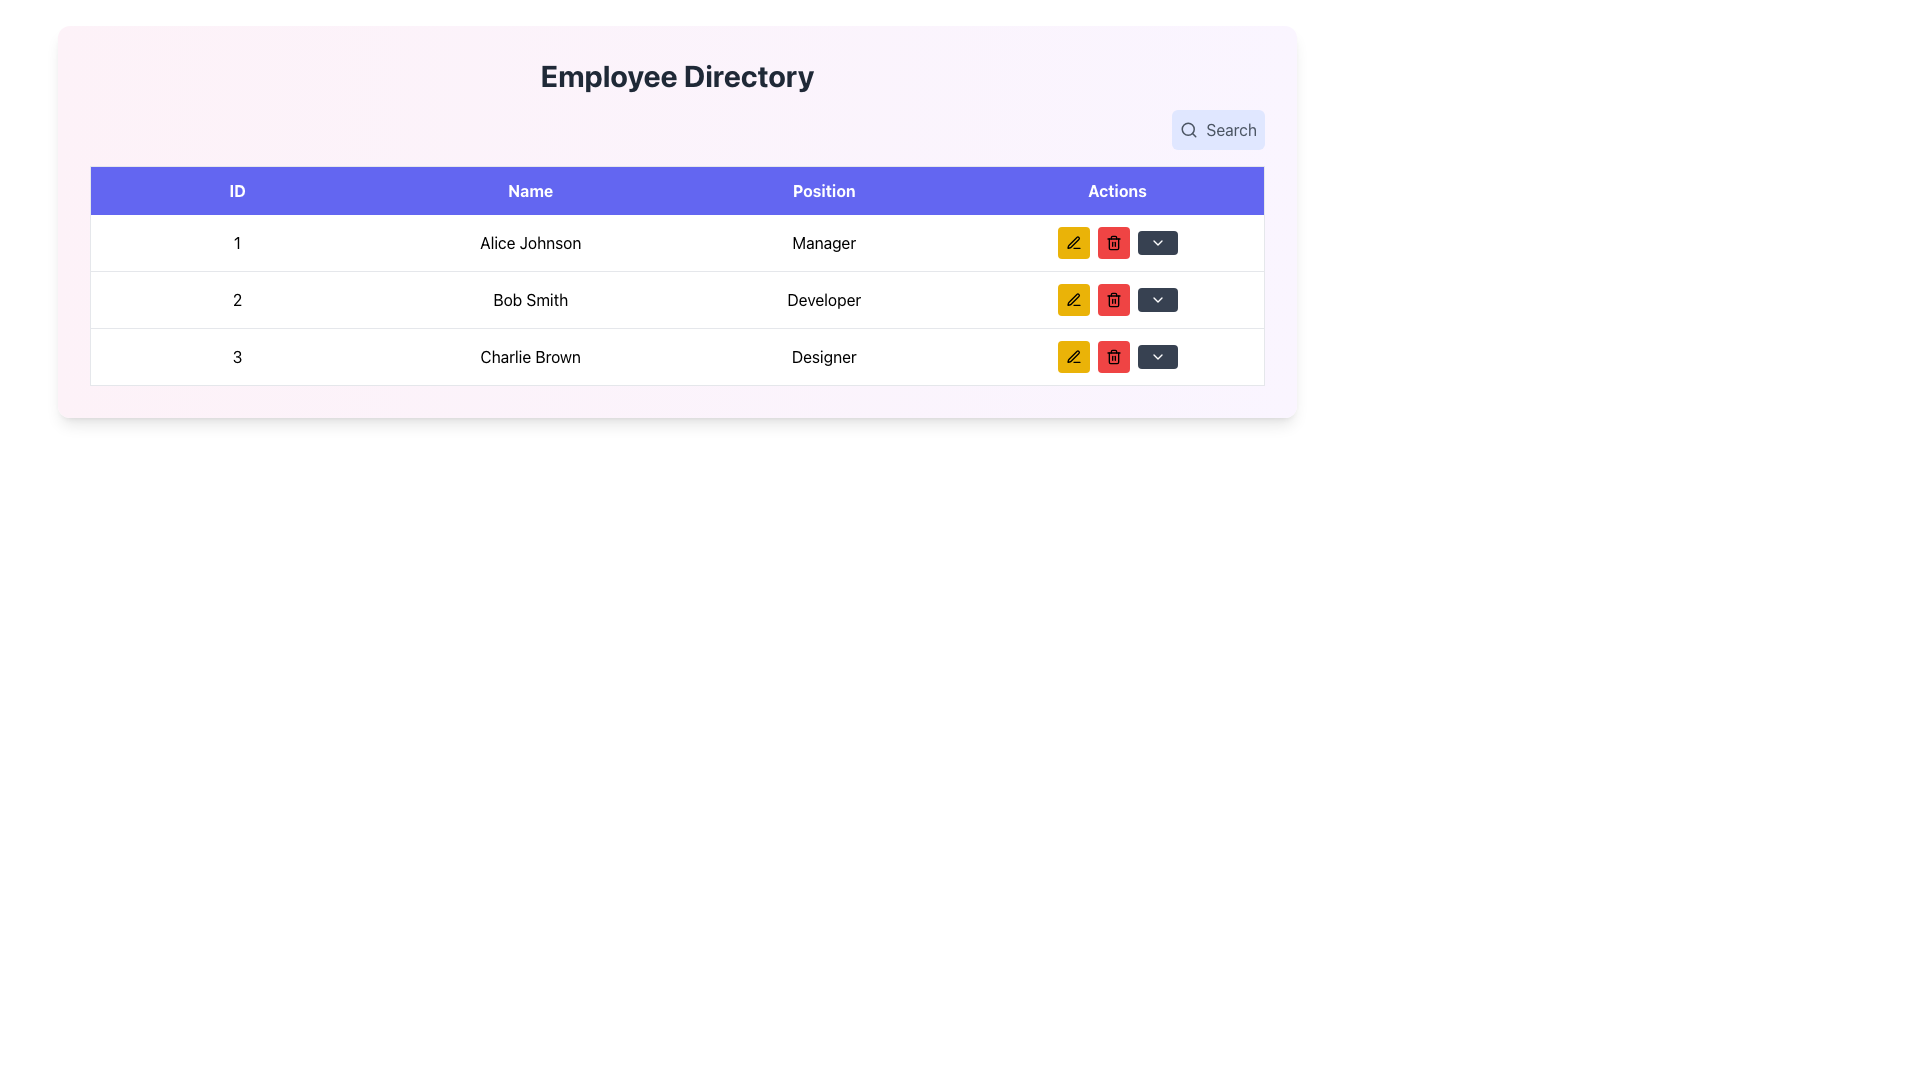 This screenshot has width=1920, height=1080. I want to click on the delete button in the 'Actions' column for the employee 'Bob Smith', who holds the position of 'Developer', using keyboard navigation, so click(1112, 300).